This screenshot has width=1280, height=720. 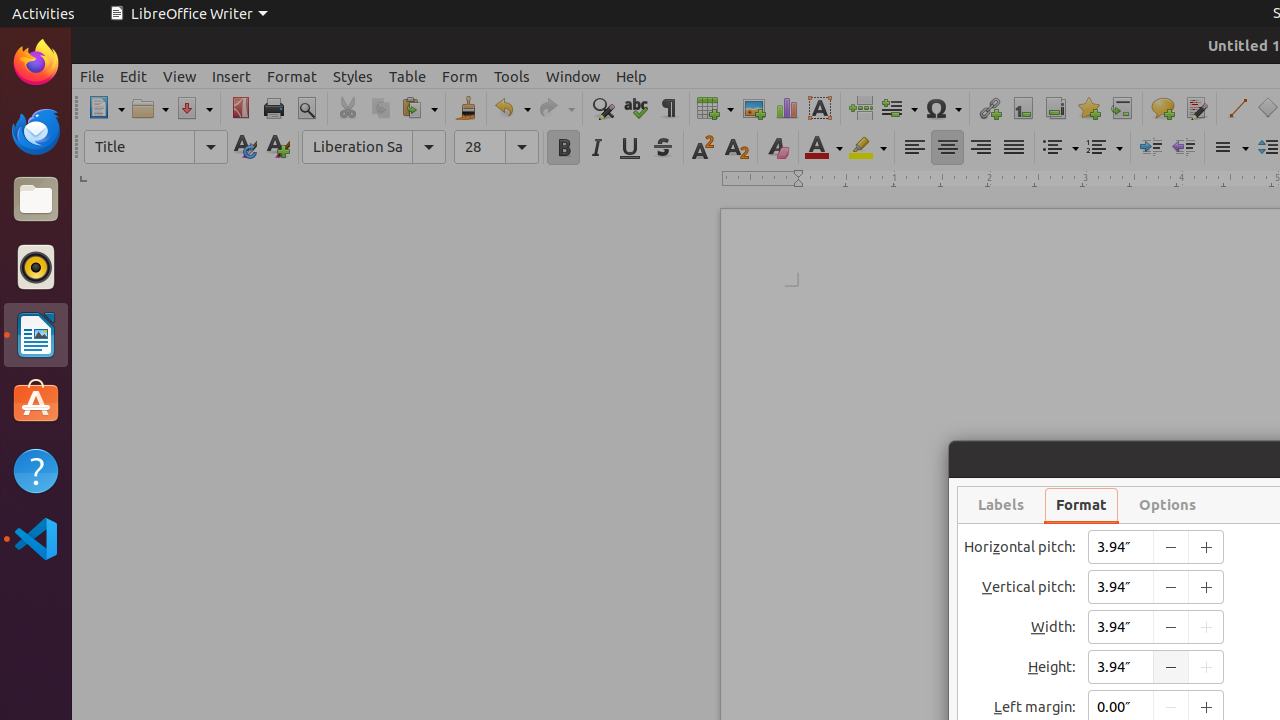 I want to click on 'LibreOffice Writer', so click(x=188, y=13).